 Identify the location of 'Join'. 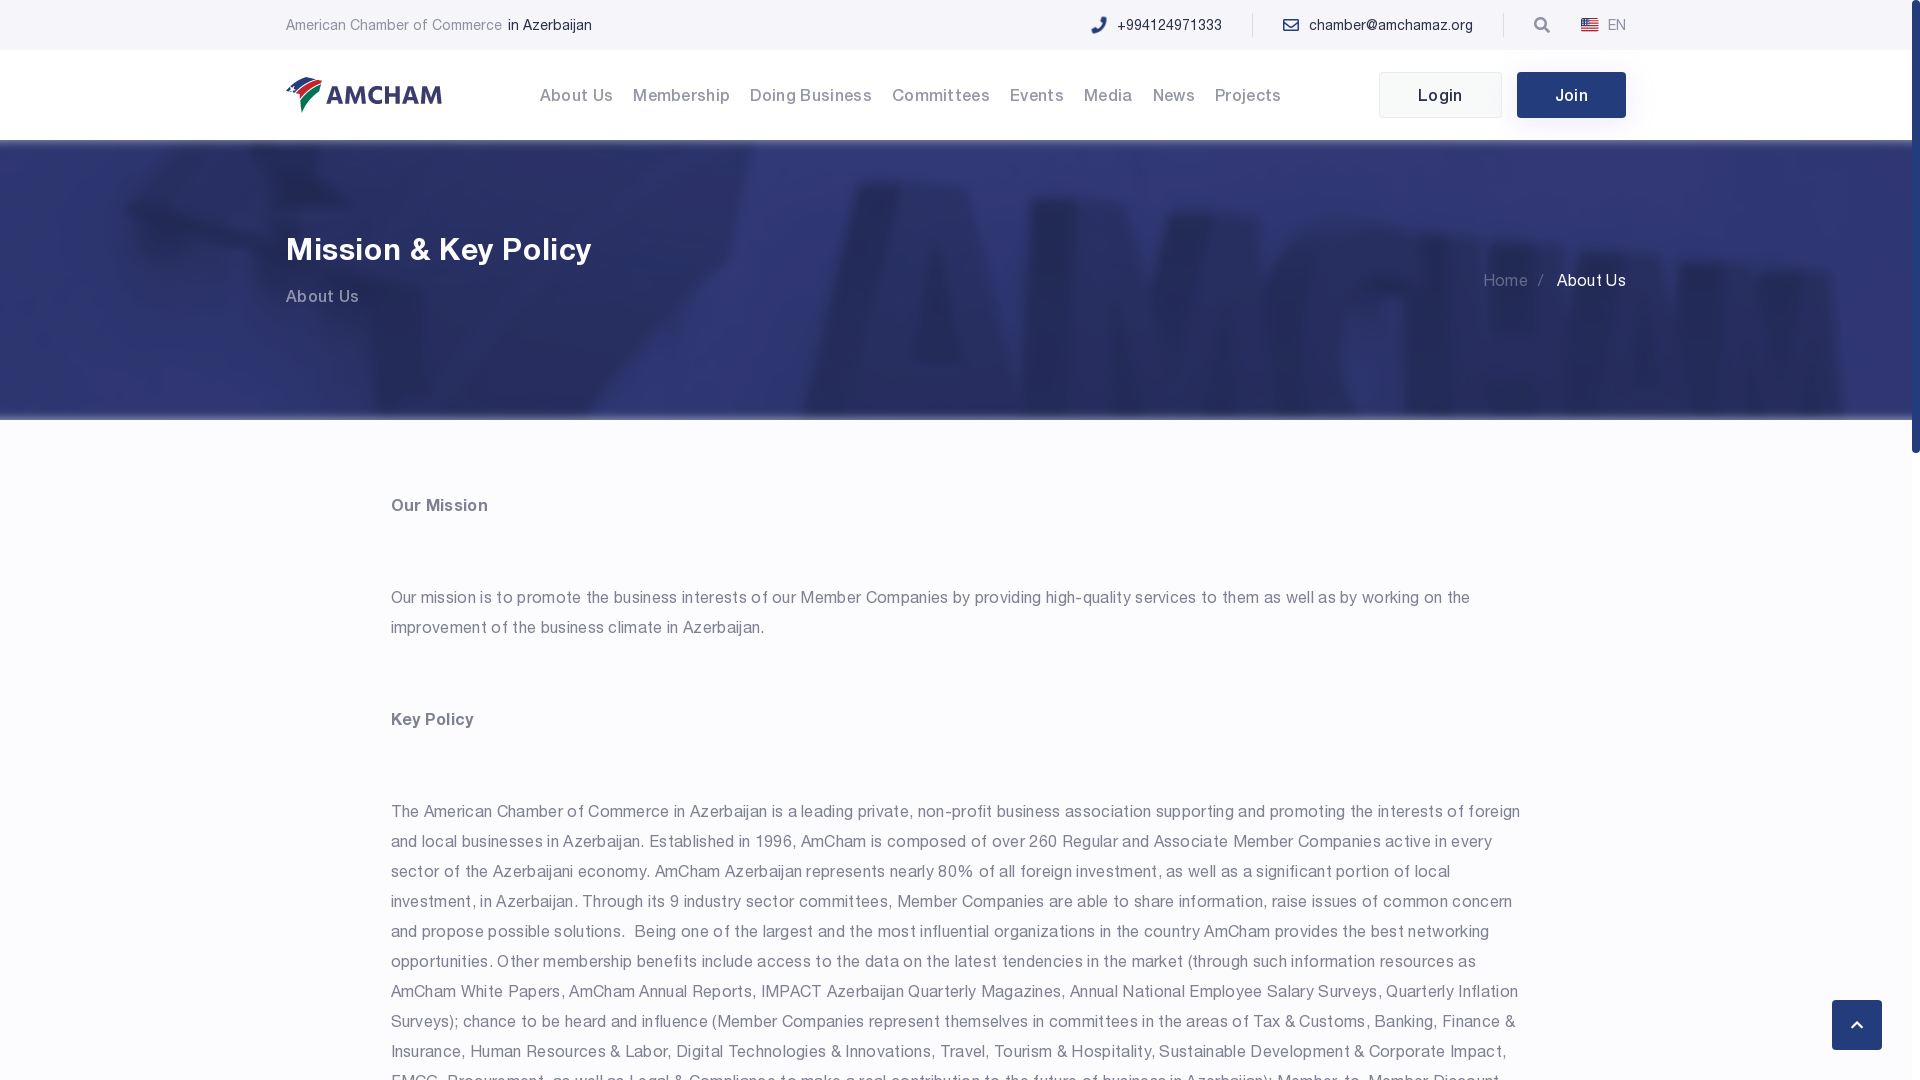
(1570, 95).